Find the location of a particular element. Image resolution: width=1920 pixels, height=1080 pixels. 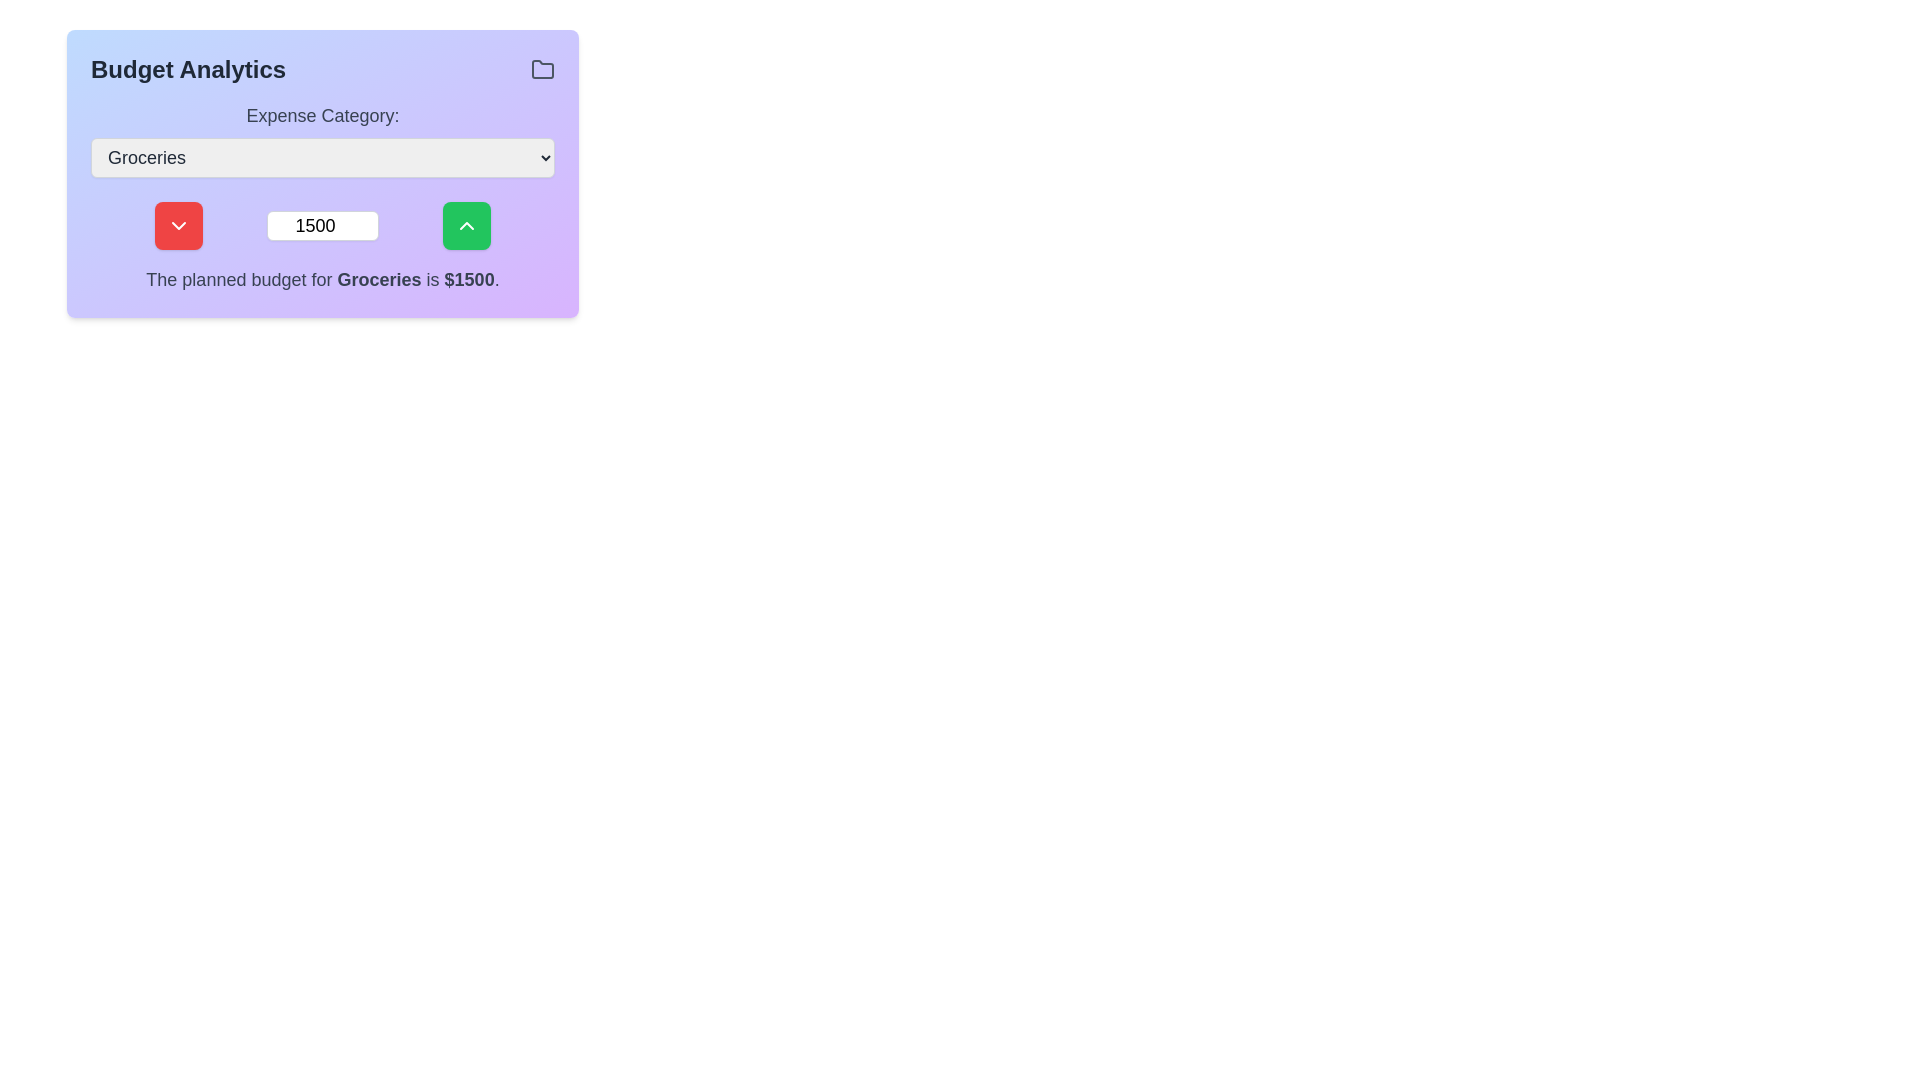

the button located to the right of the numeric input box in the 'Budget Analytics' panel is located at coordinates (465, 225).